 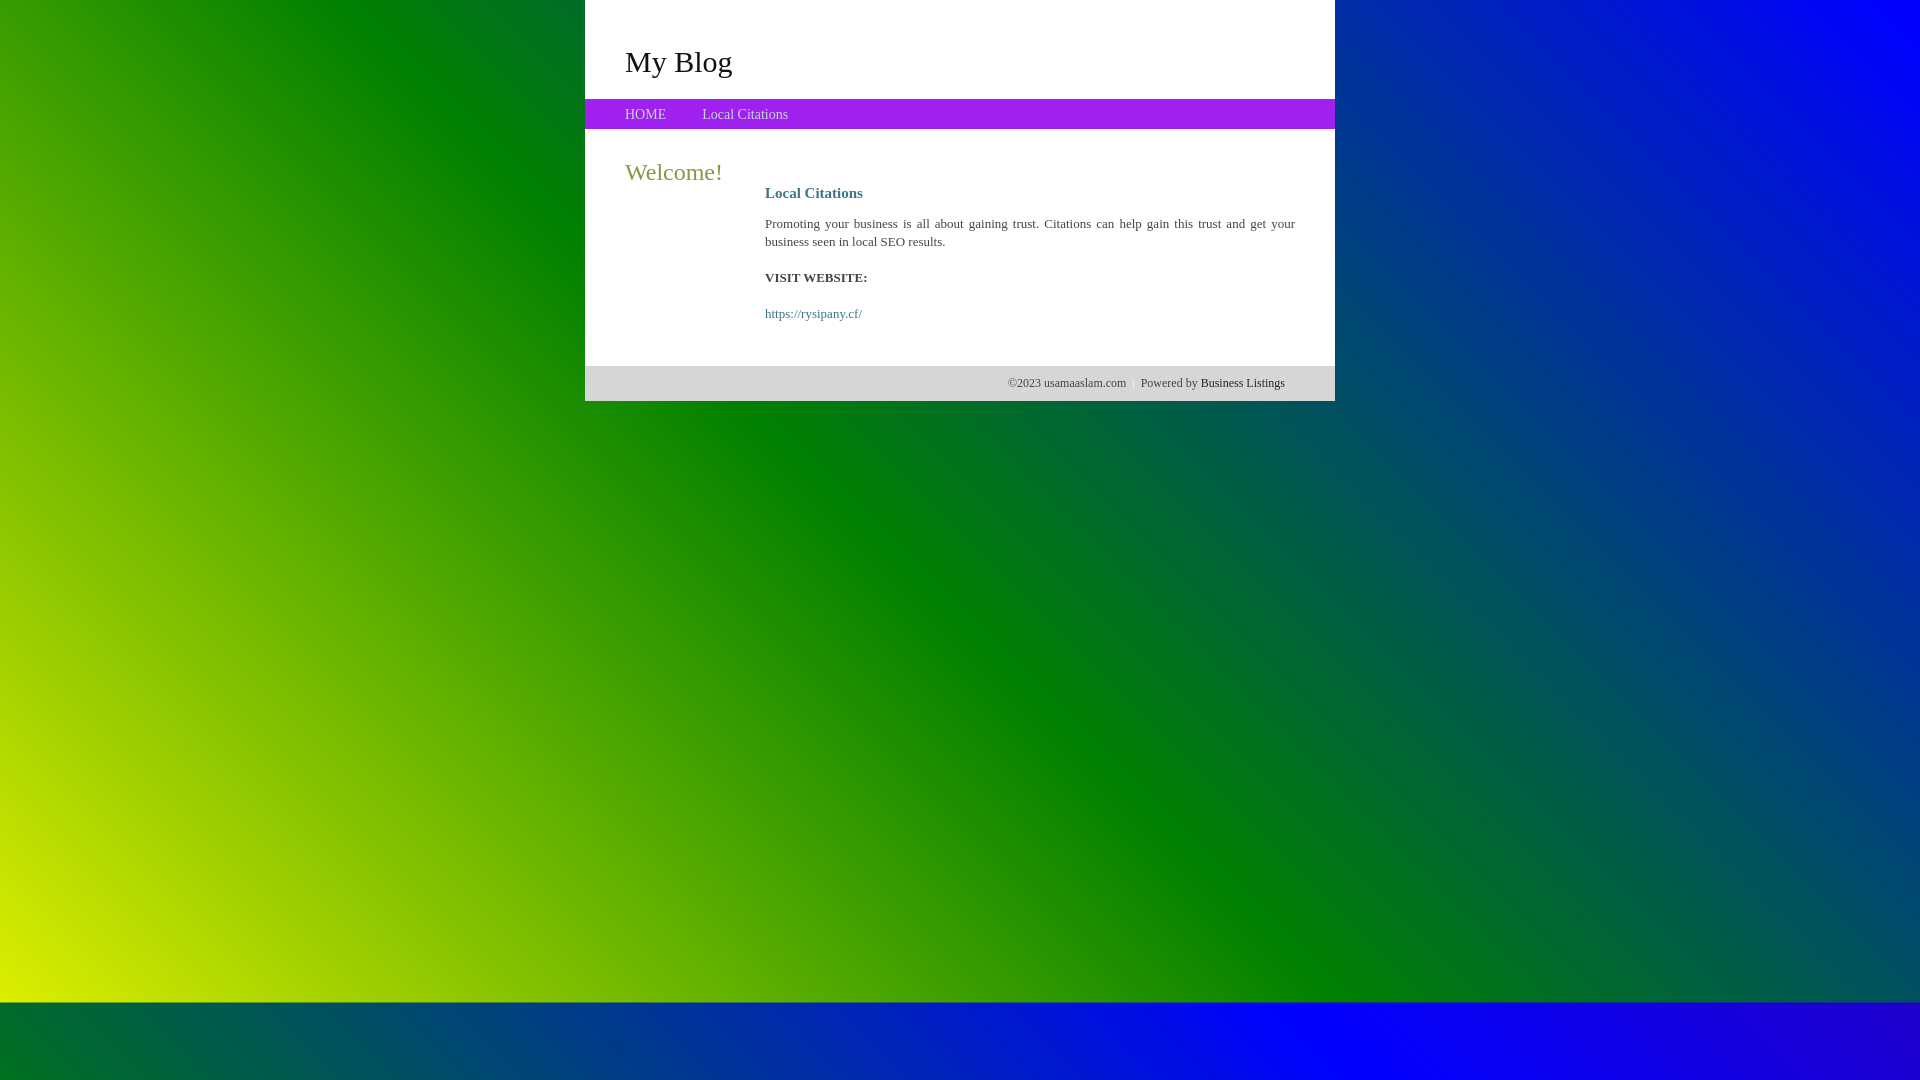 What do you see at coordinates (743, 114) in the screenshot?
I see `'Local Citations'` at bounding box center [743, 114].